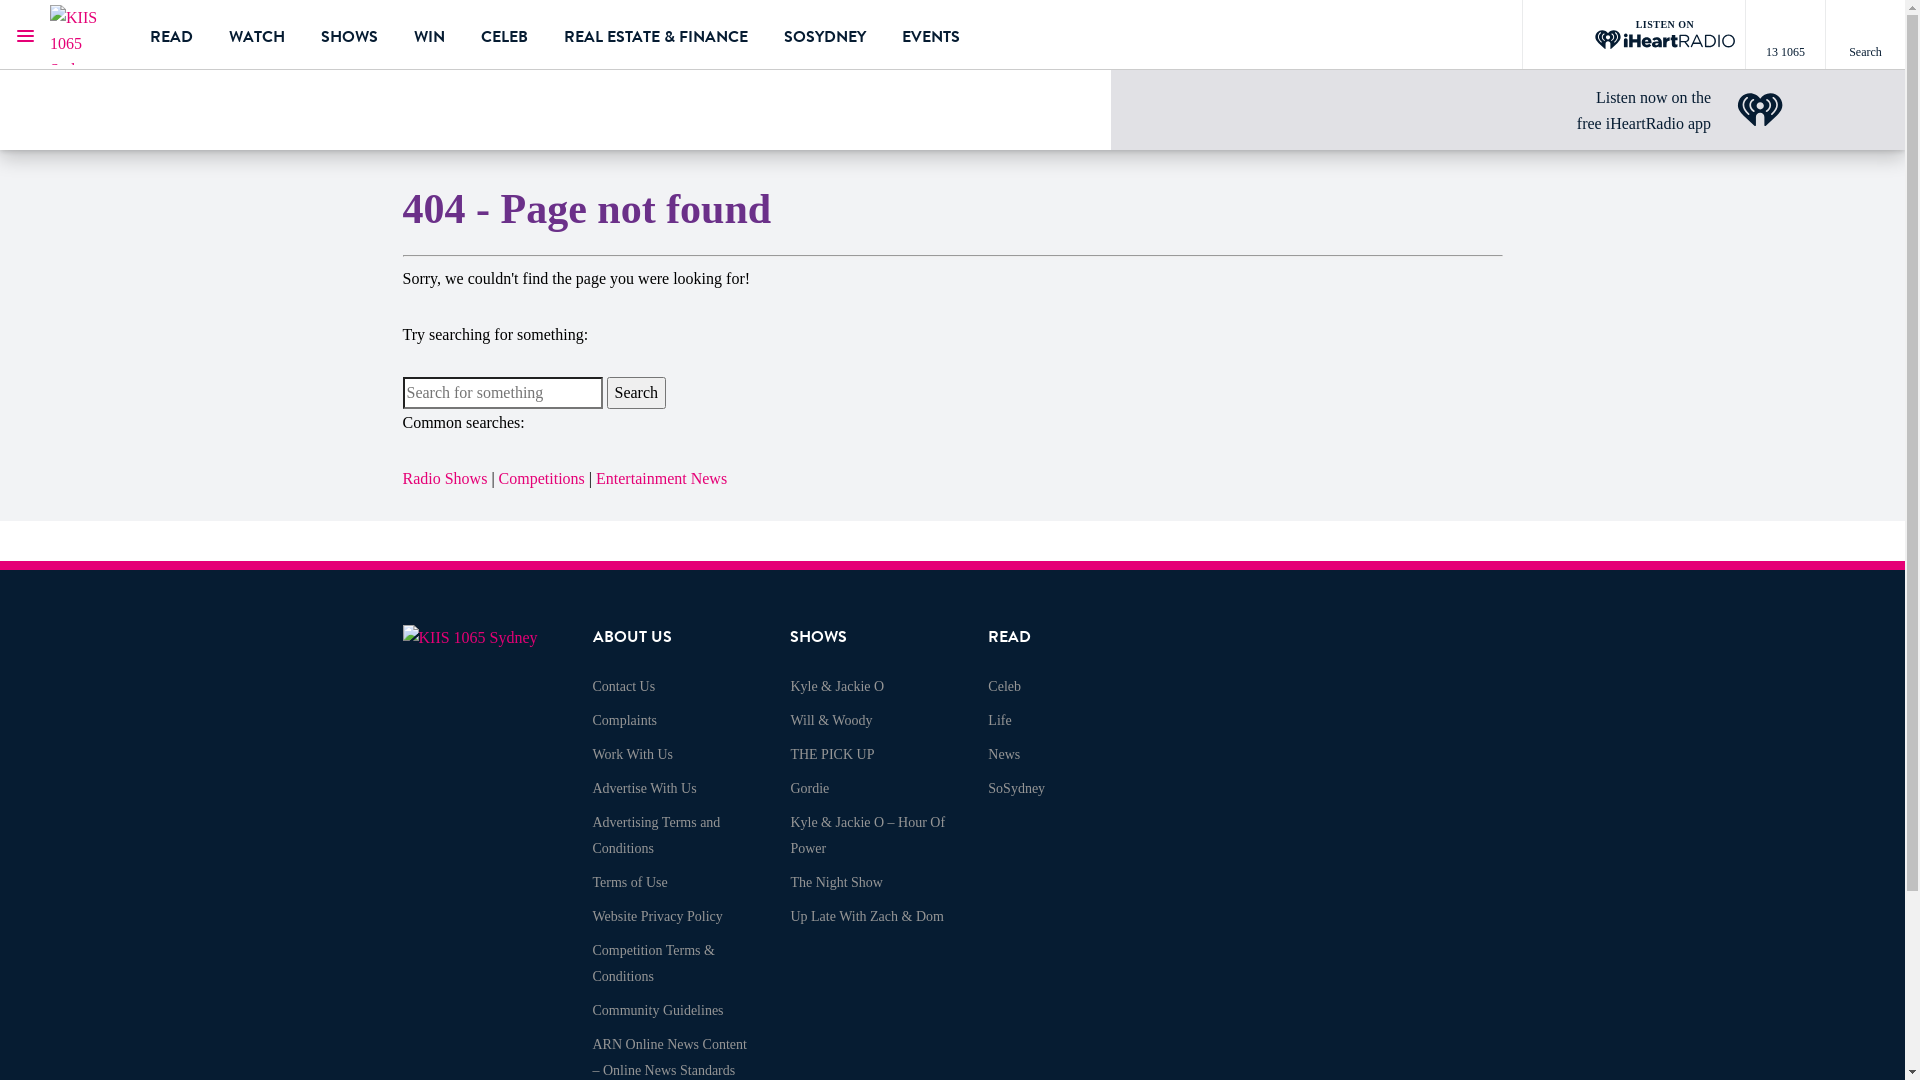 The width and height of the screenshot is (1920, 1080). I want to click on 'Competition Terms & Conditions', so click(652, 962).